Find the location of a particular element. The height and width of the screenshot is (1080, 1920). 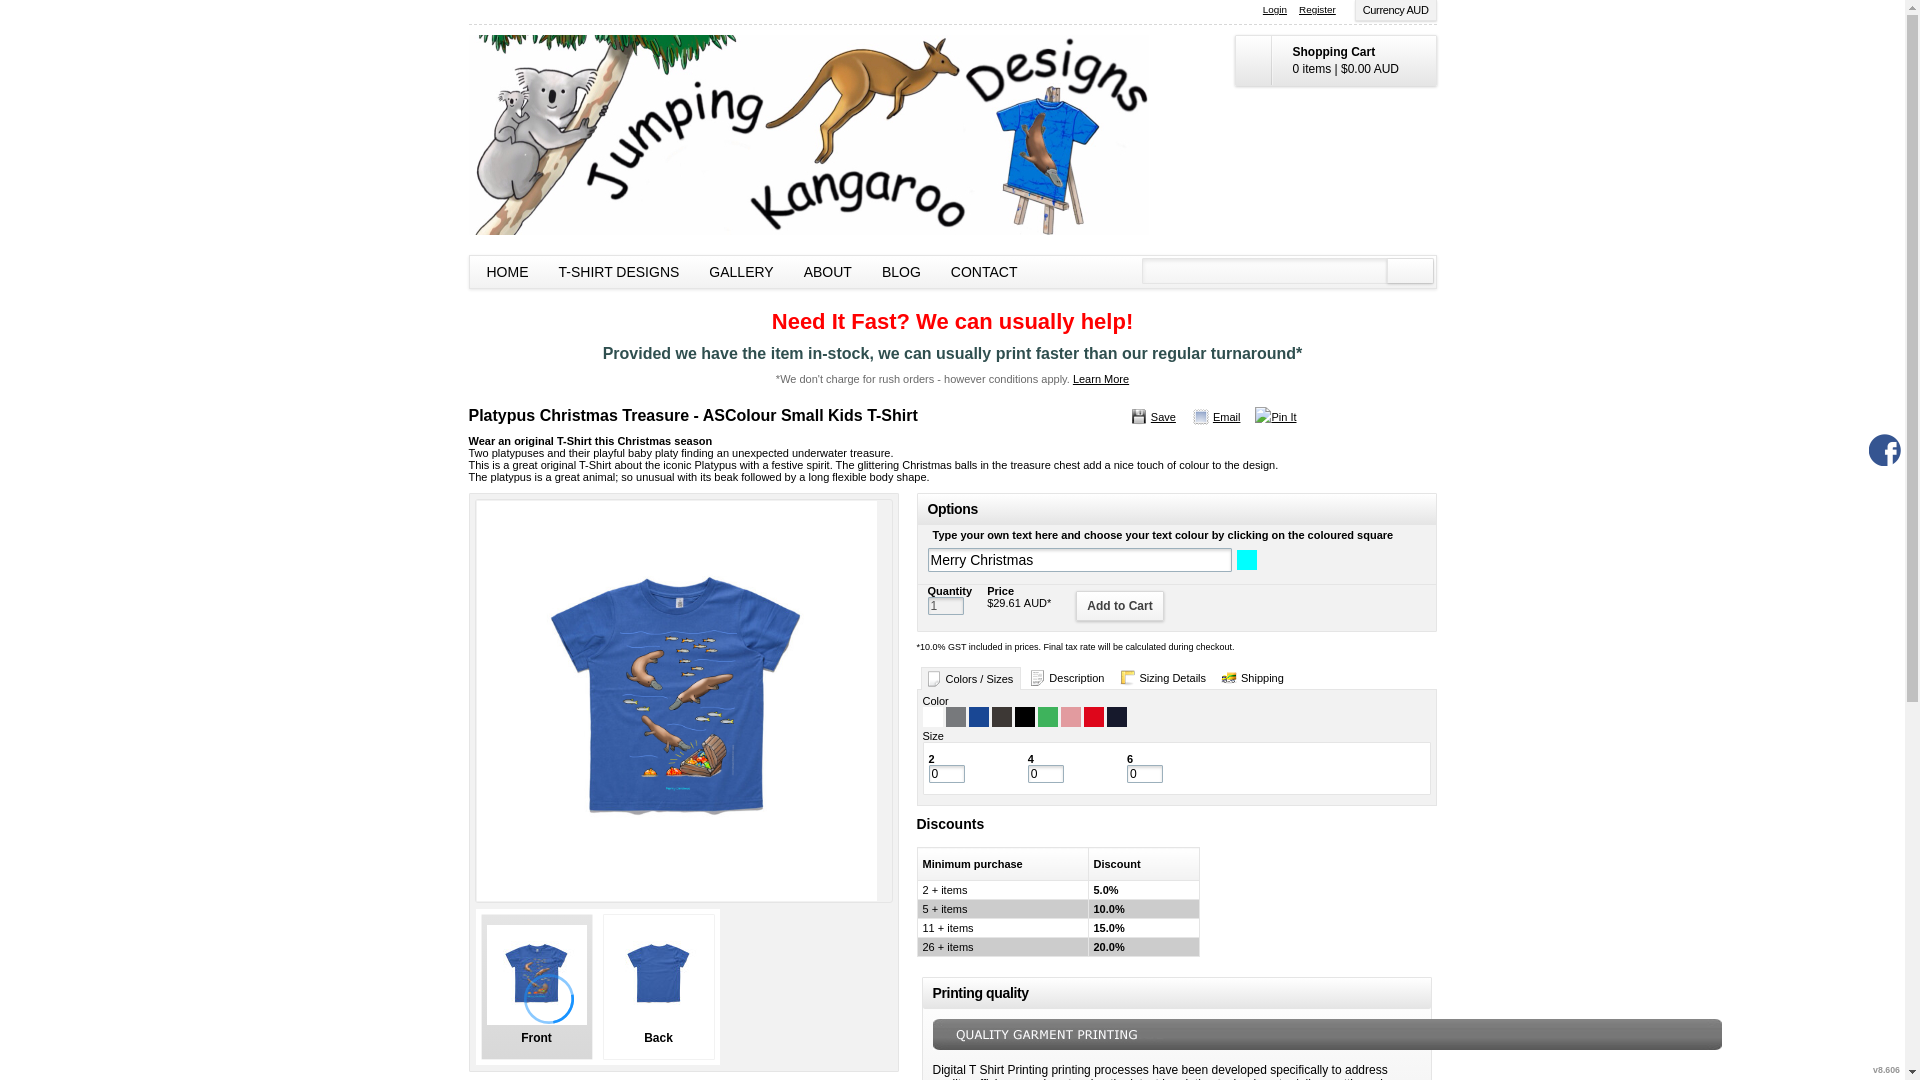

'Front' is located at coordinates (536, 986).